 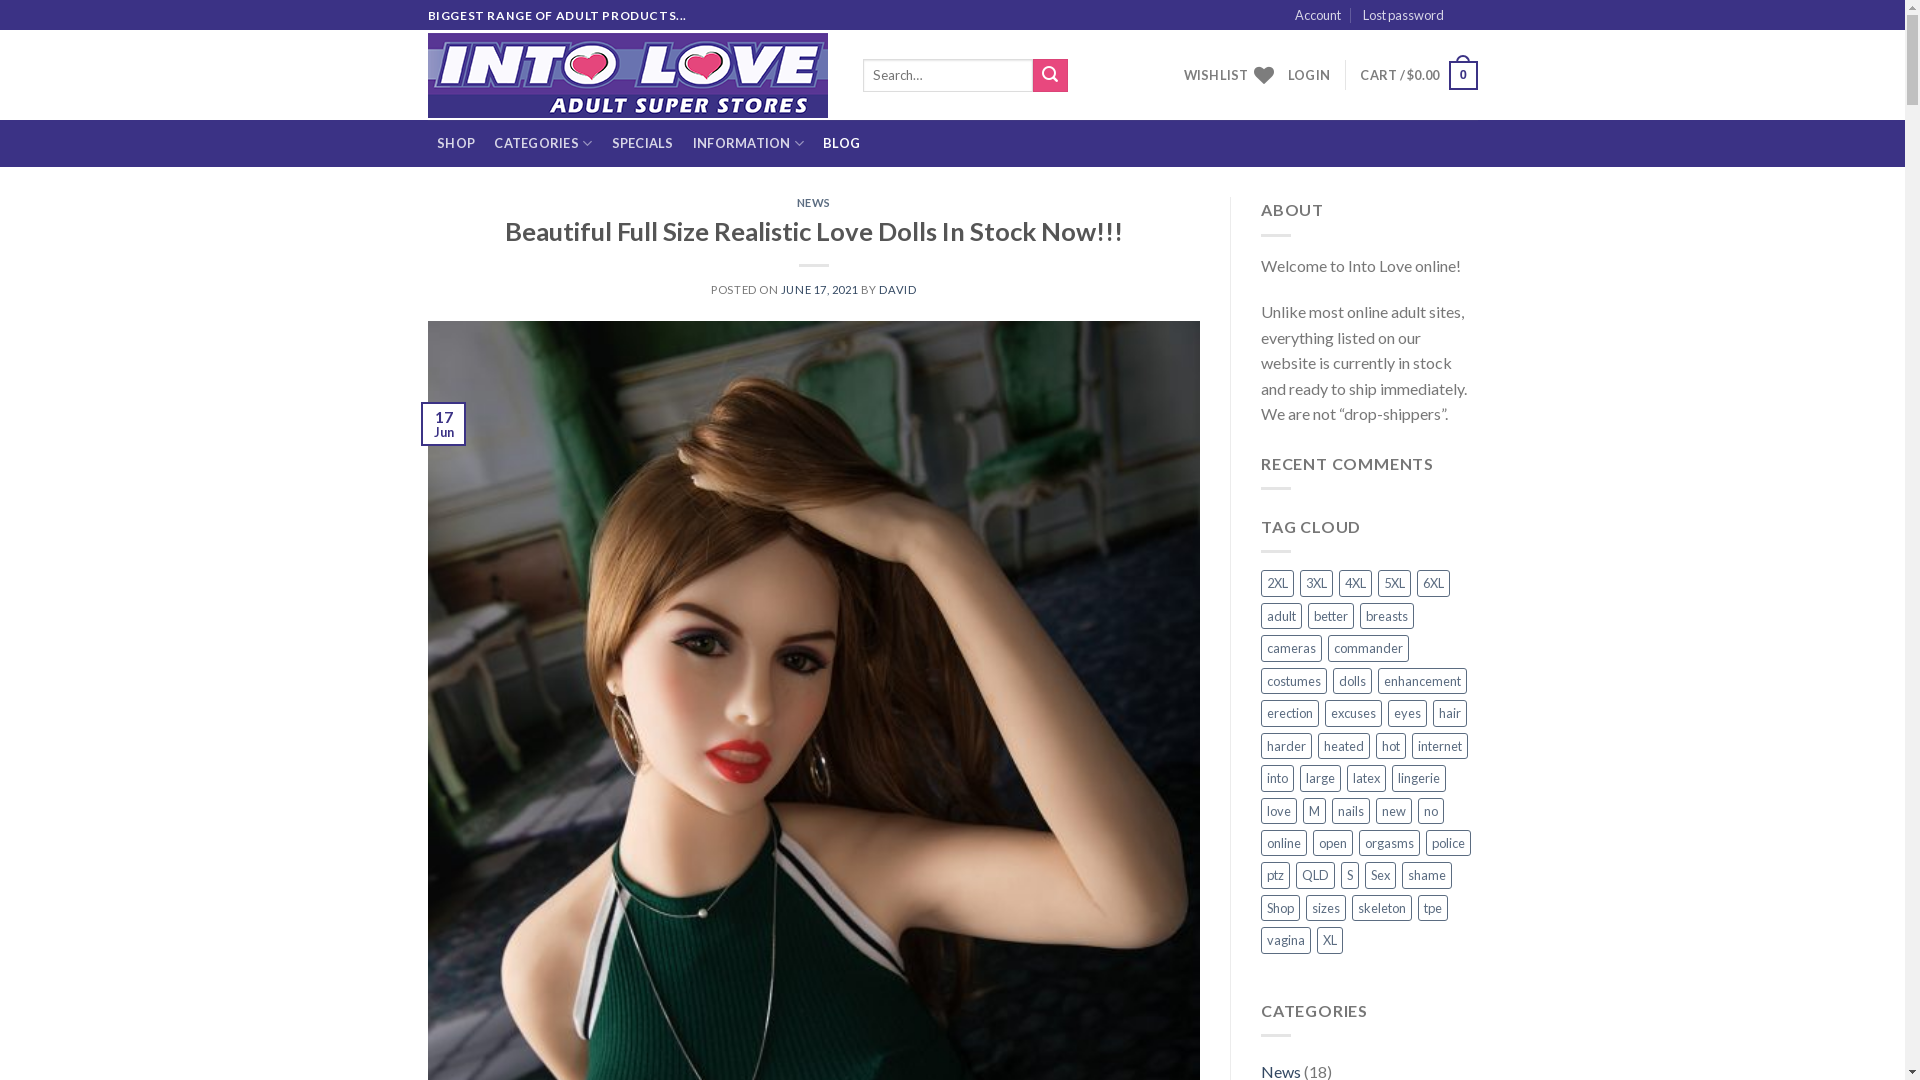 What do you see at coordinates (1286, 745) in the screenshot?
I see `'harder'` at bounding box center [1286, 745].